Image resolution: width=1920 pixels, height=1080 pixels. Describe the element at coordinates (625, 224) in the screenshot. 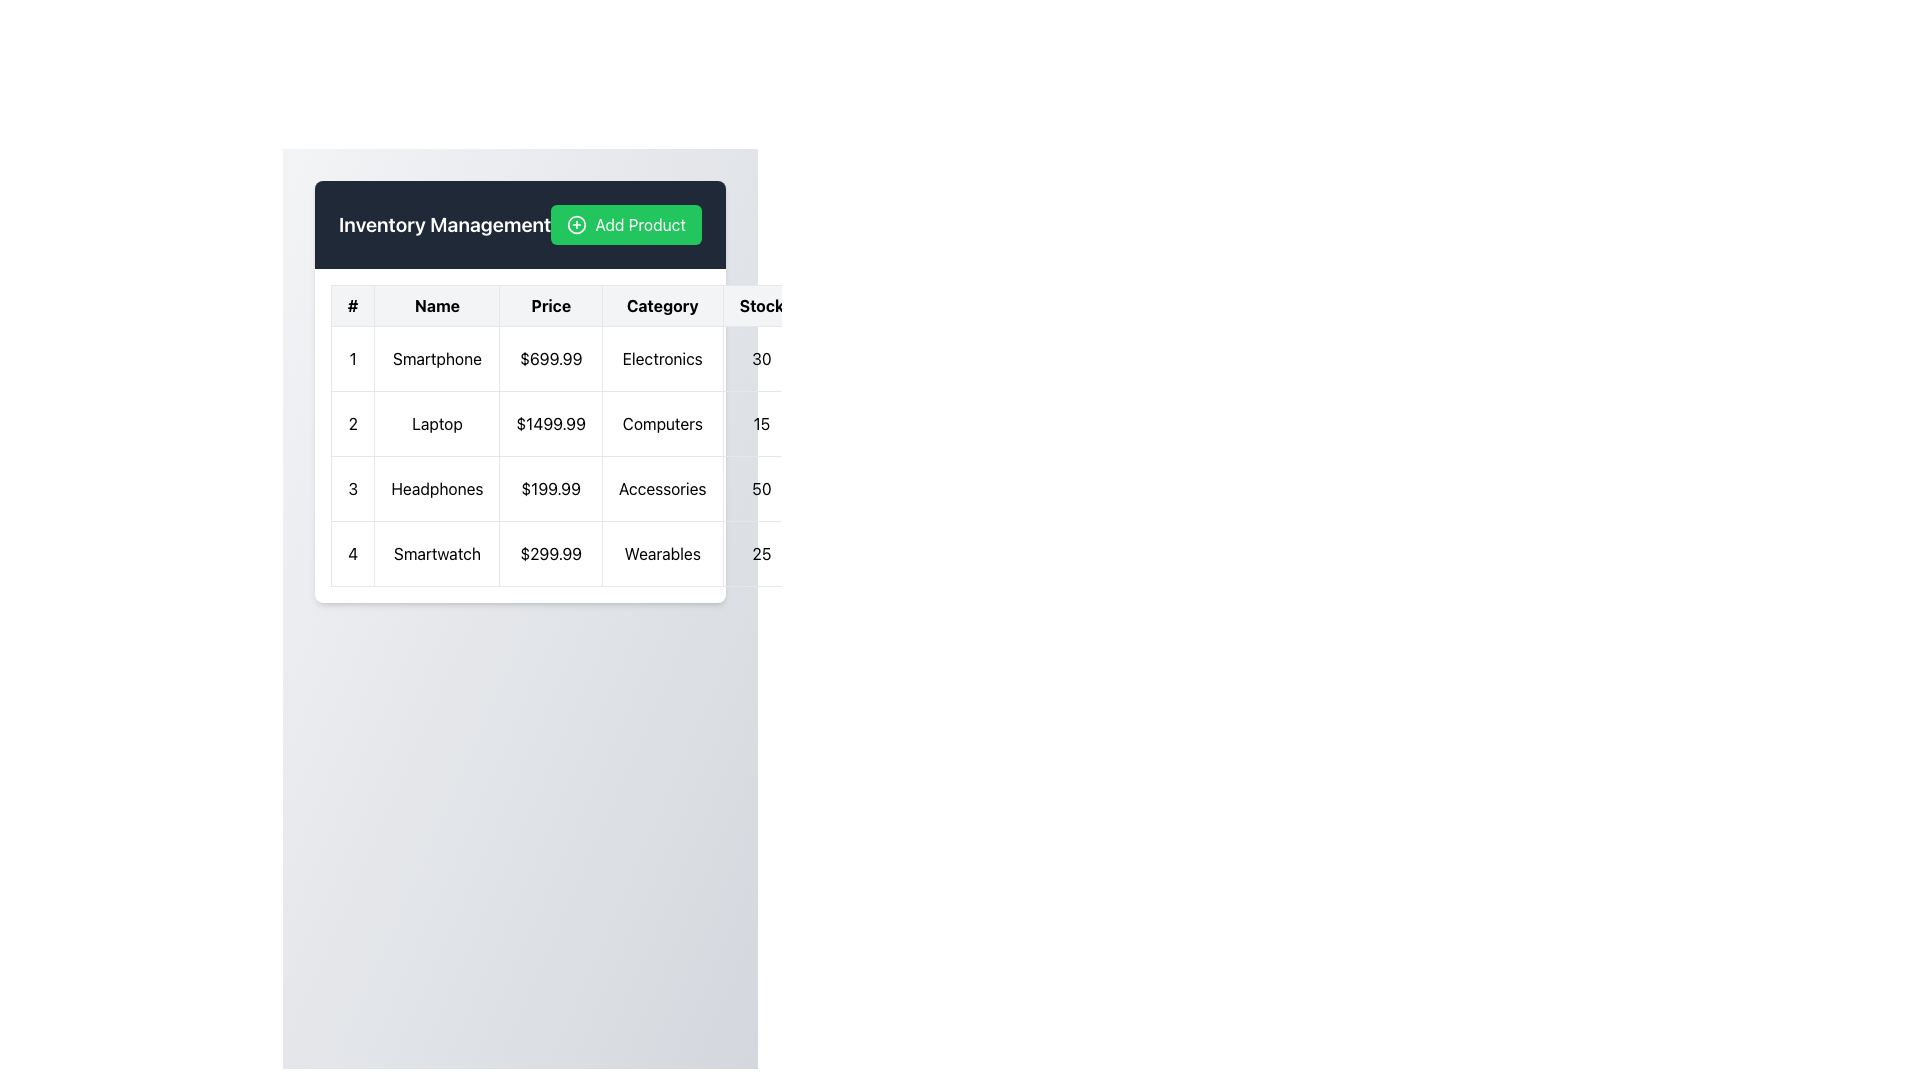

I see `the 'Add Product' button located on the right side of the inventory management section to initiate the product addition process` at that location.